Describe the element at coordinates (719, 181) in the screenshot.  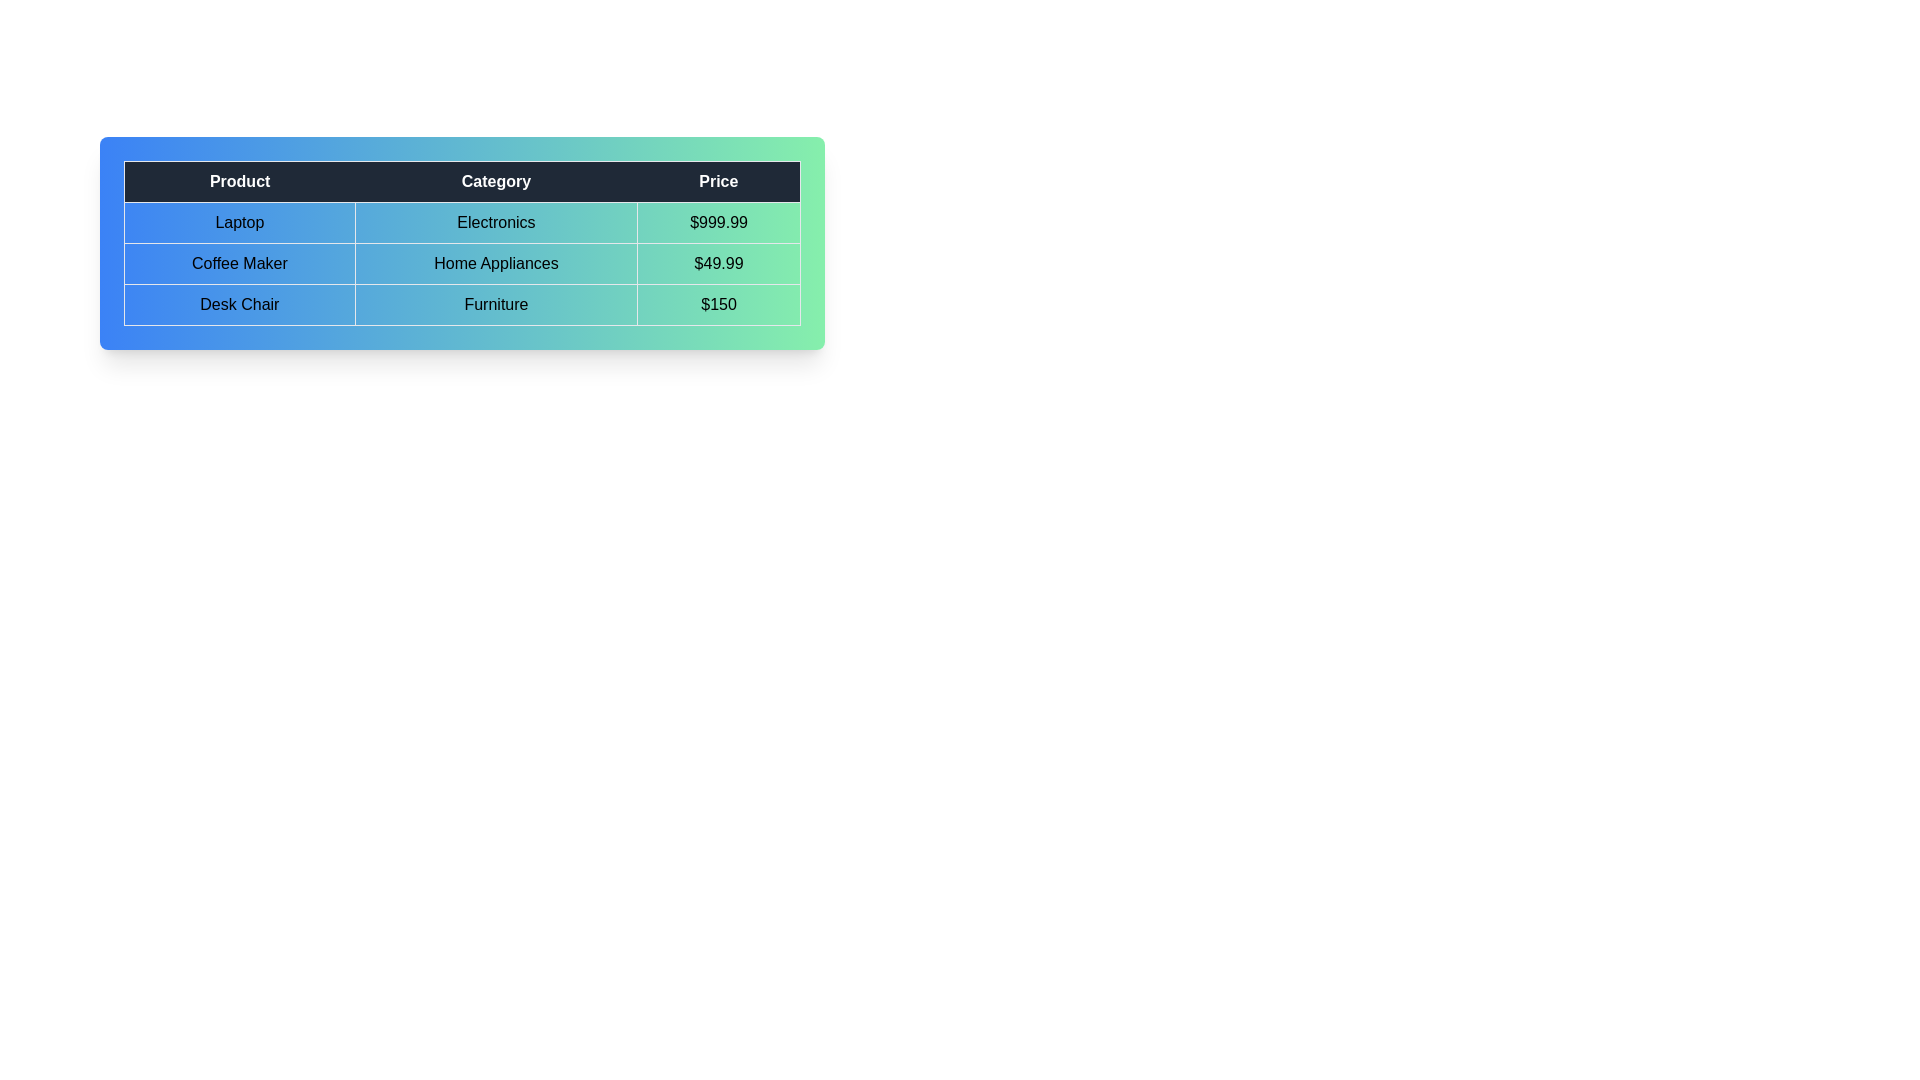
I see `the Table Header Cell displaying 'Price', which is the rightmost header in a row that includes 'Product' and 'Category'` at that location.